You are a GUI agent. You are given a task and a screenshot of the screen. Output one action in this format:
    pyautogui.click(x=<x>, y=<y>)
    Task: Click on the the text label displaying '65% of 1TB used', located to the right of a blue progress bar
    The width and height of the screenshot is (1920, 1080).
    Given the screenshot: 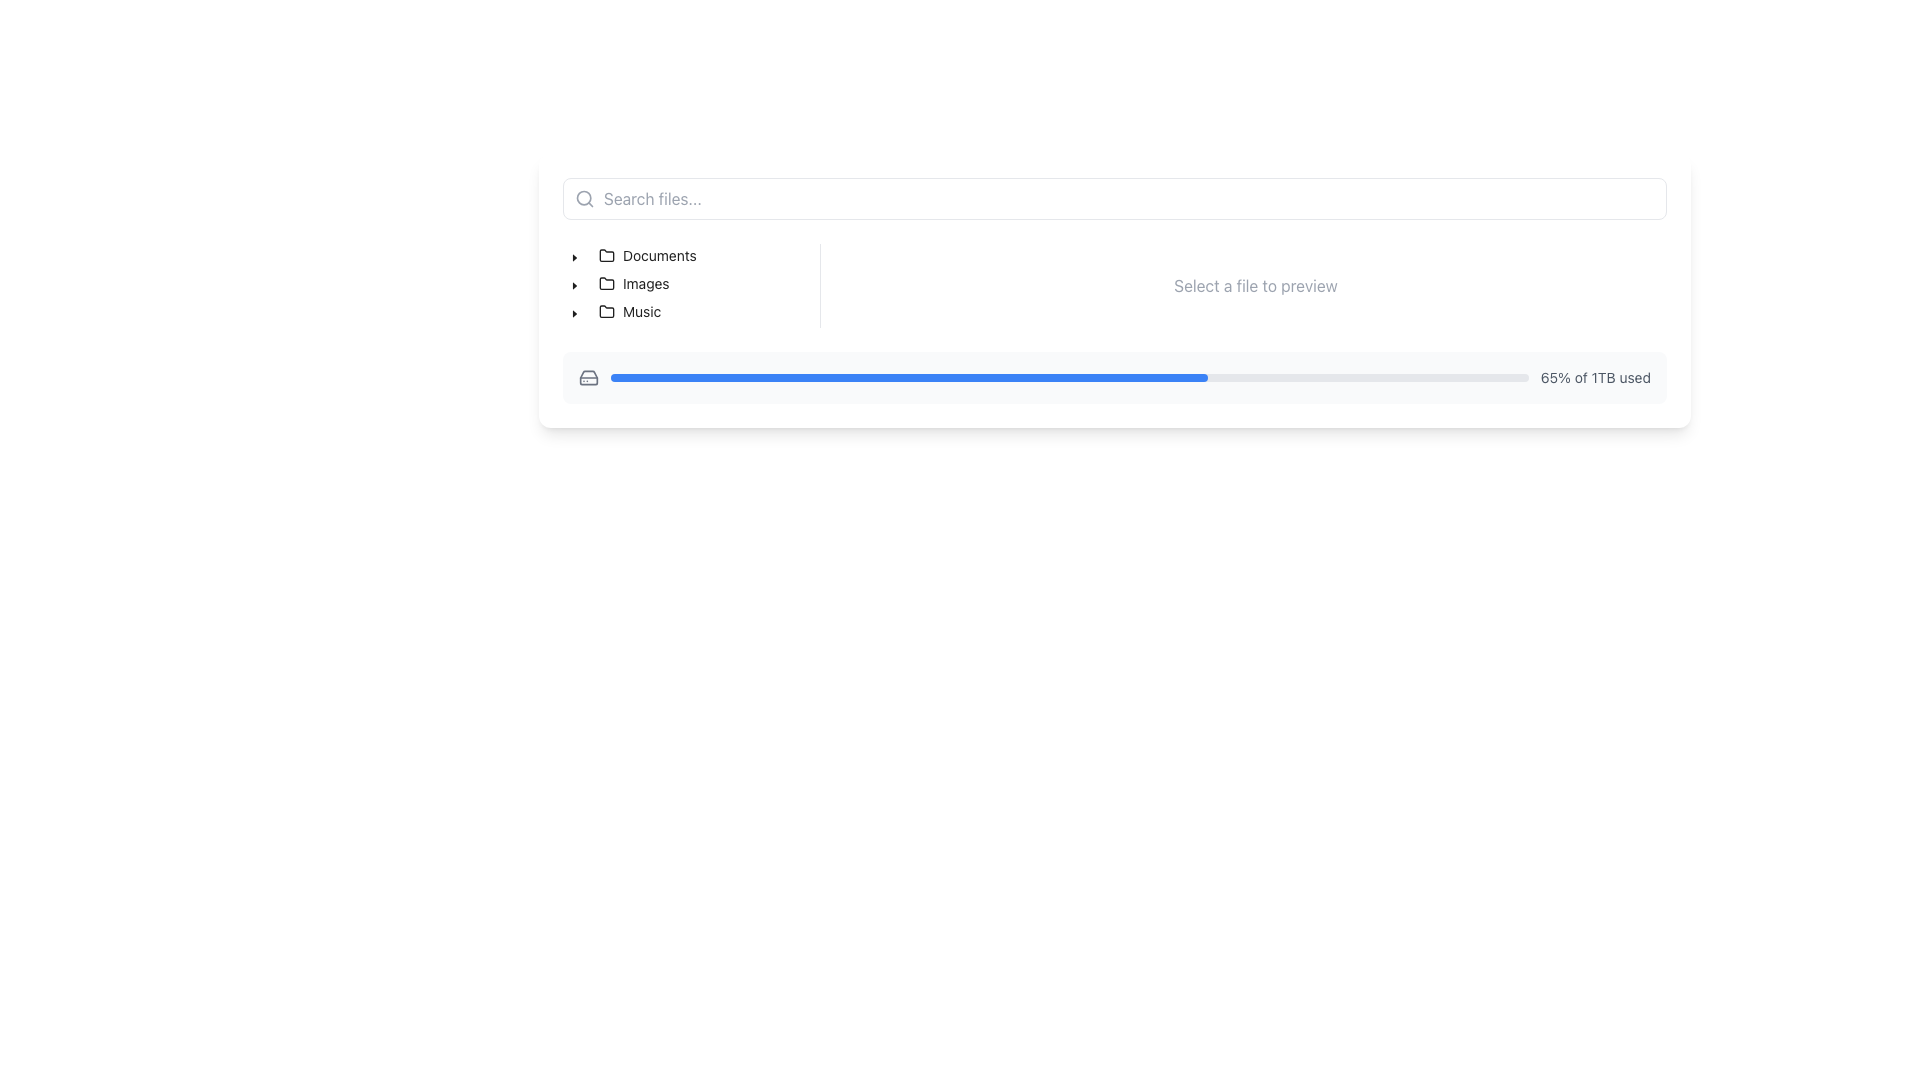 What is the action you would take?
    pyautogui.click(x=1594, y=378)
    